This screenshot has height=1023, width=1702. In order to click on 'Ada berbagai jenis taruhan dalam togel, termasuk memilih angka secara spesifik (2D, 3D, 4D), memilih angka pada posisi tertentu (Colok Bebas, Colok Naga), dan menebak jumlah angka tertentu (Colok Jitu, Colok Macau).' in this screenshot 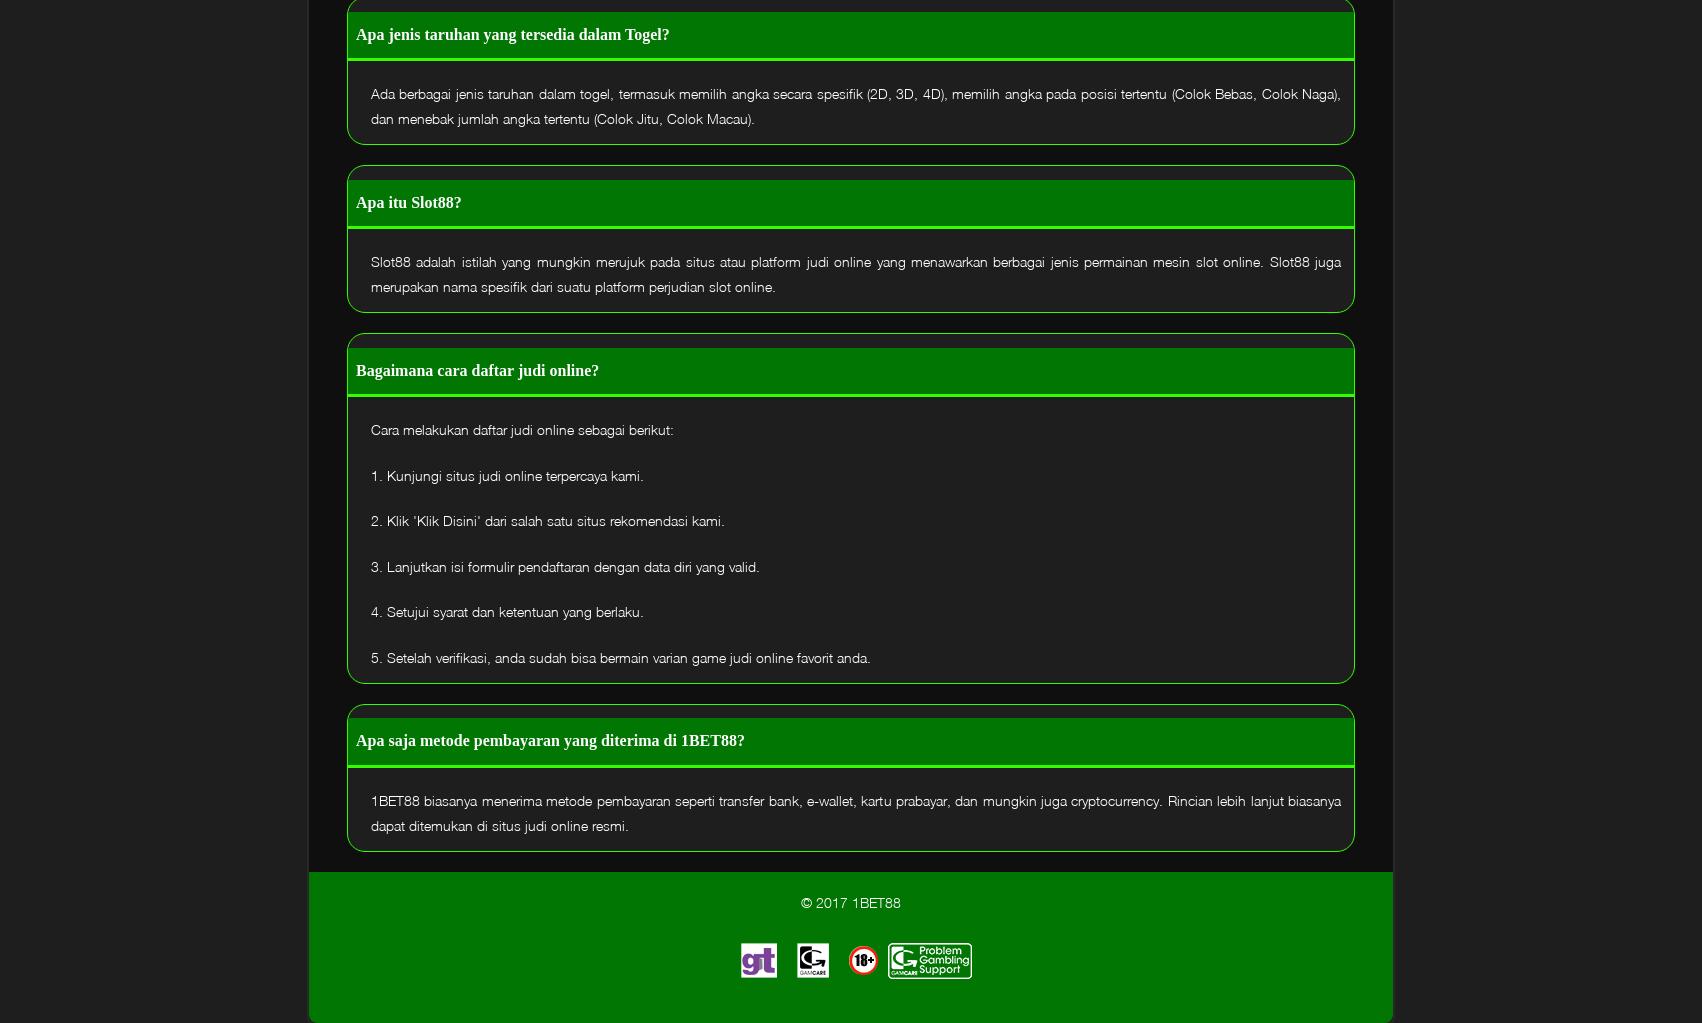, I will do `click(855, 105)`.